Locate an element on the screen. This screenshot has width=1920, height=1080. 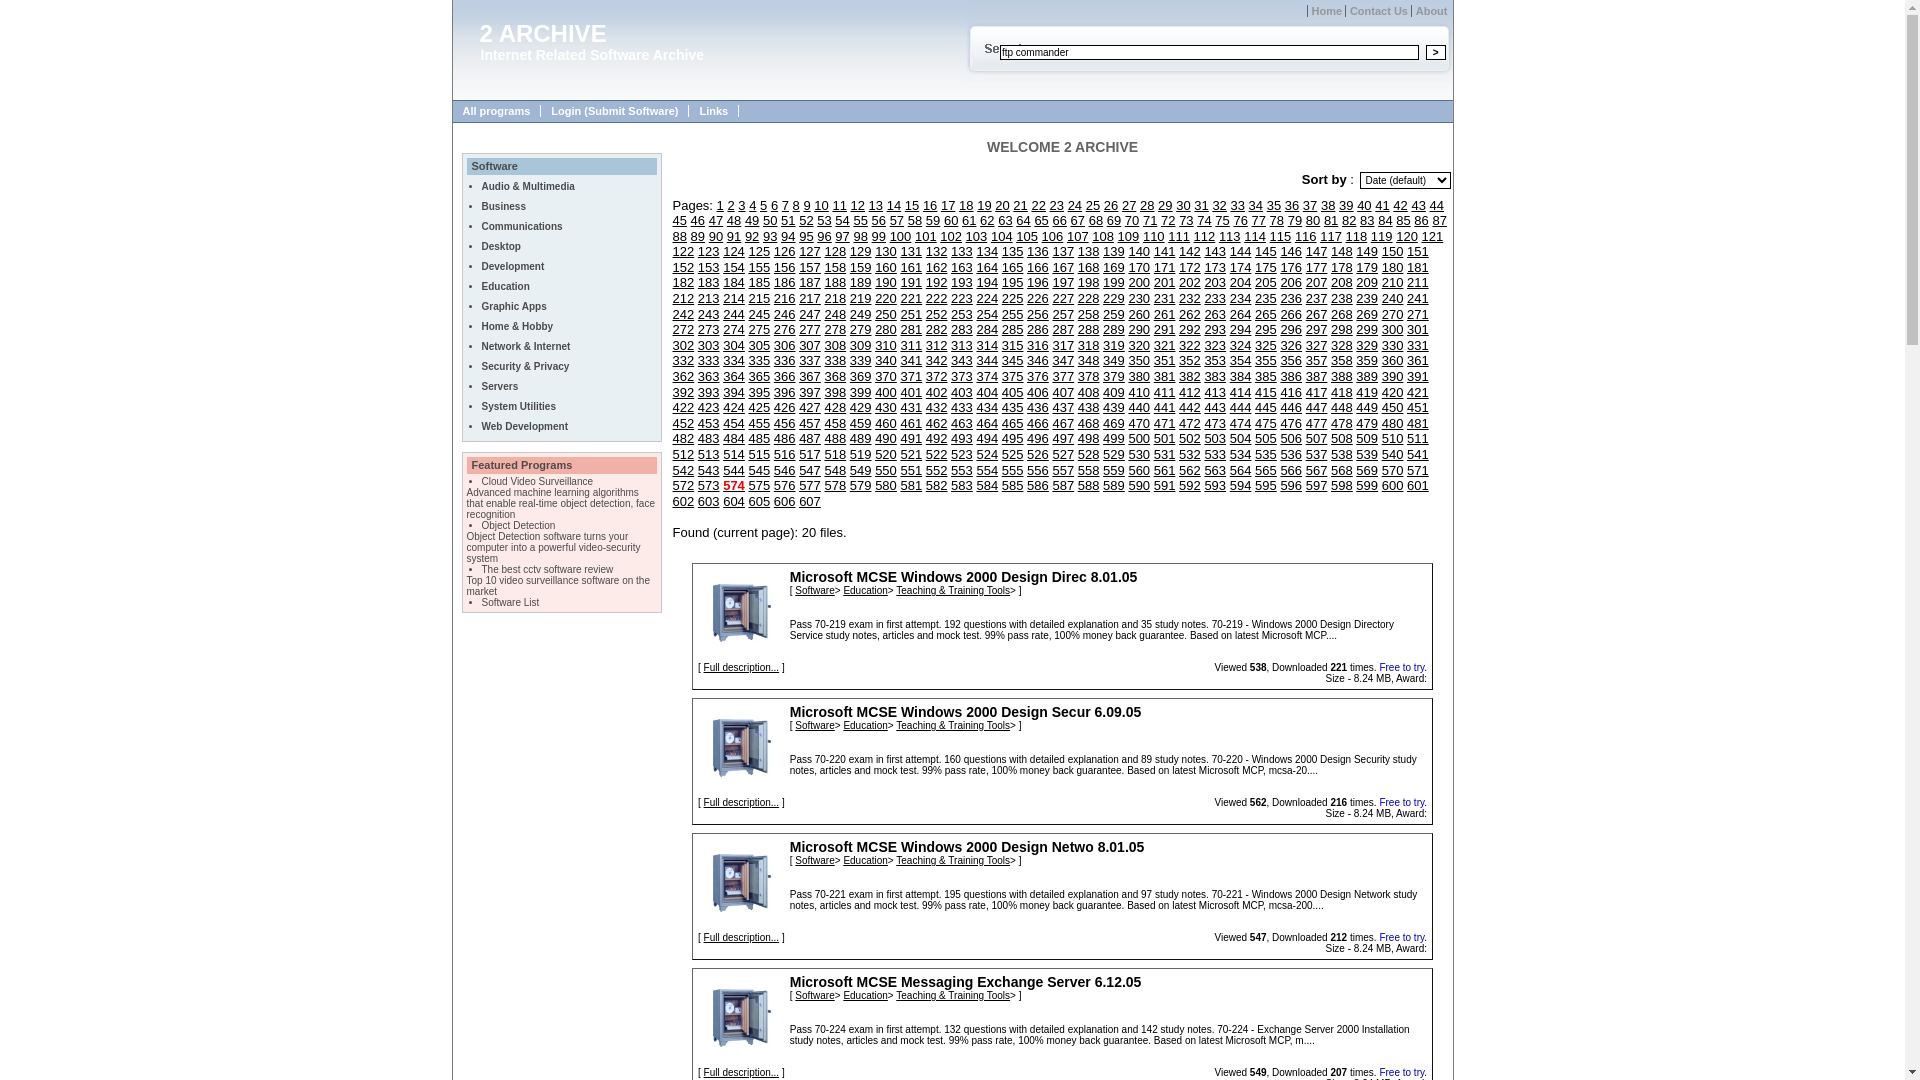
'20' is located at coordinates (1002, 205).